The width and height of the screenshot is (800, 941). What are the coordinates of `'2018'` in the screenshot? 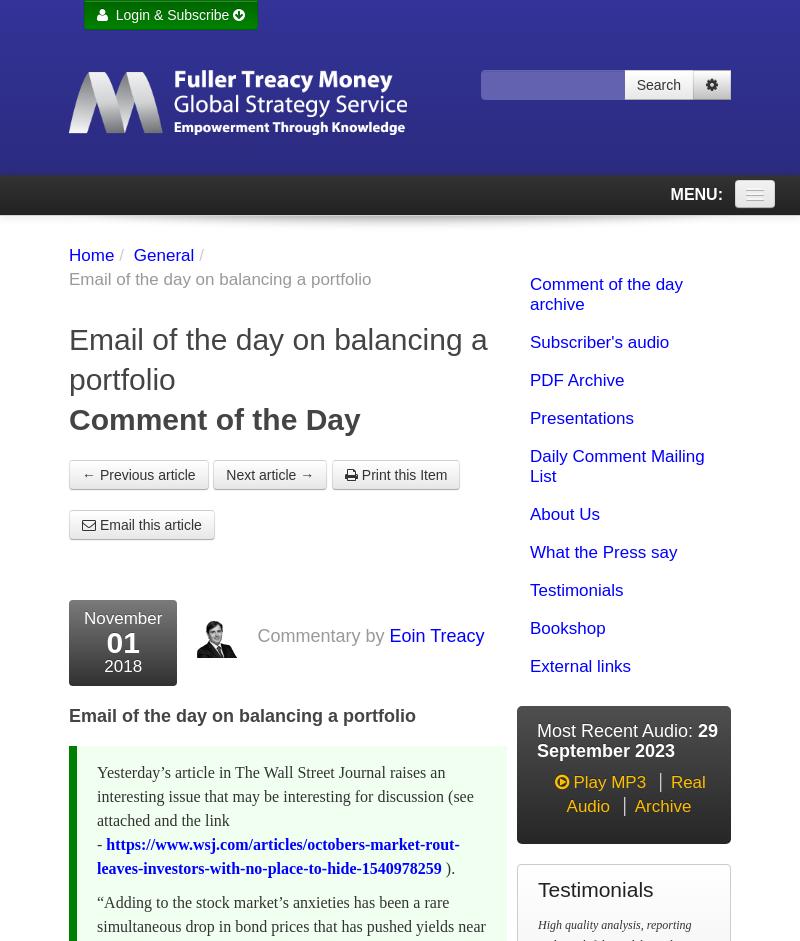 It's located at (121, 665).